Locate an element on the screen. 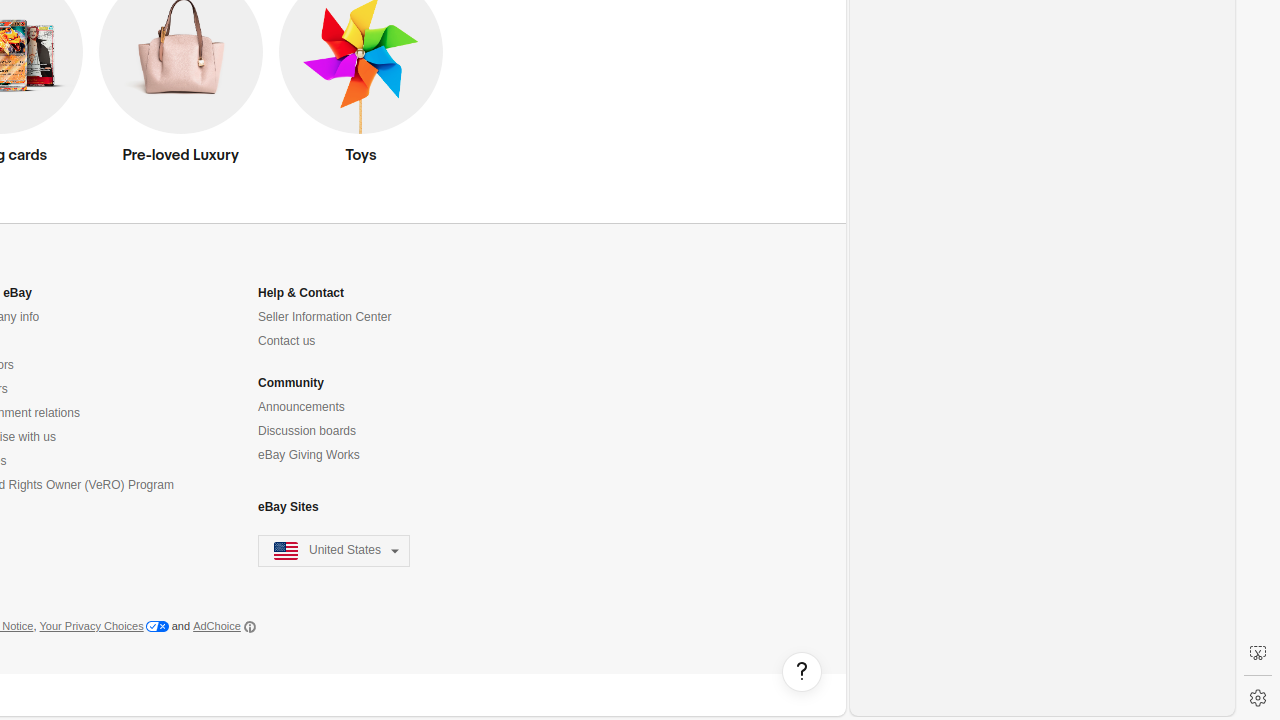 Image resolution: width=1280 pixels, height=720 pixels. 'Help, opens dialogs' is located at coordinates (802, 671).